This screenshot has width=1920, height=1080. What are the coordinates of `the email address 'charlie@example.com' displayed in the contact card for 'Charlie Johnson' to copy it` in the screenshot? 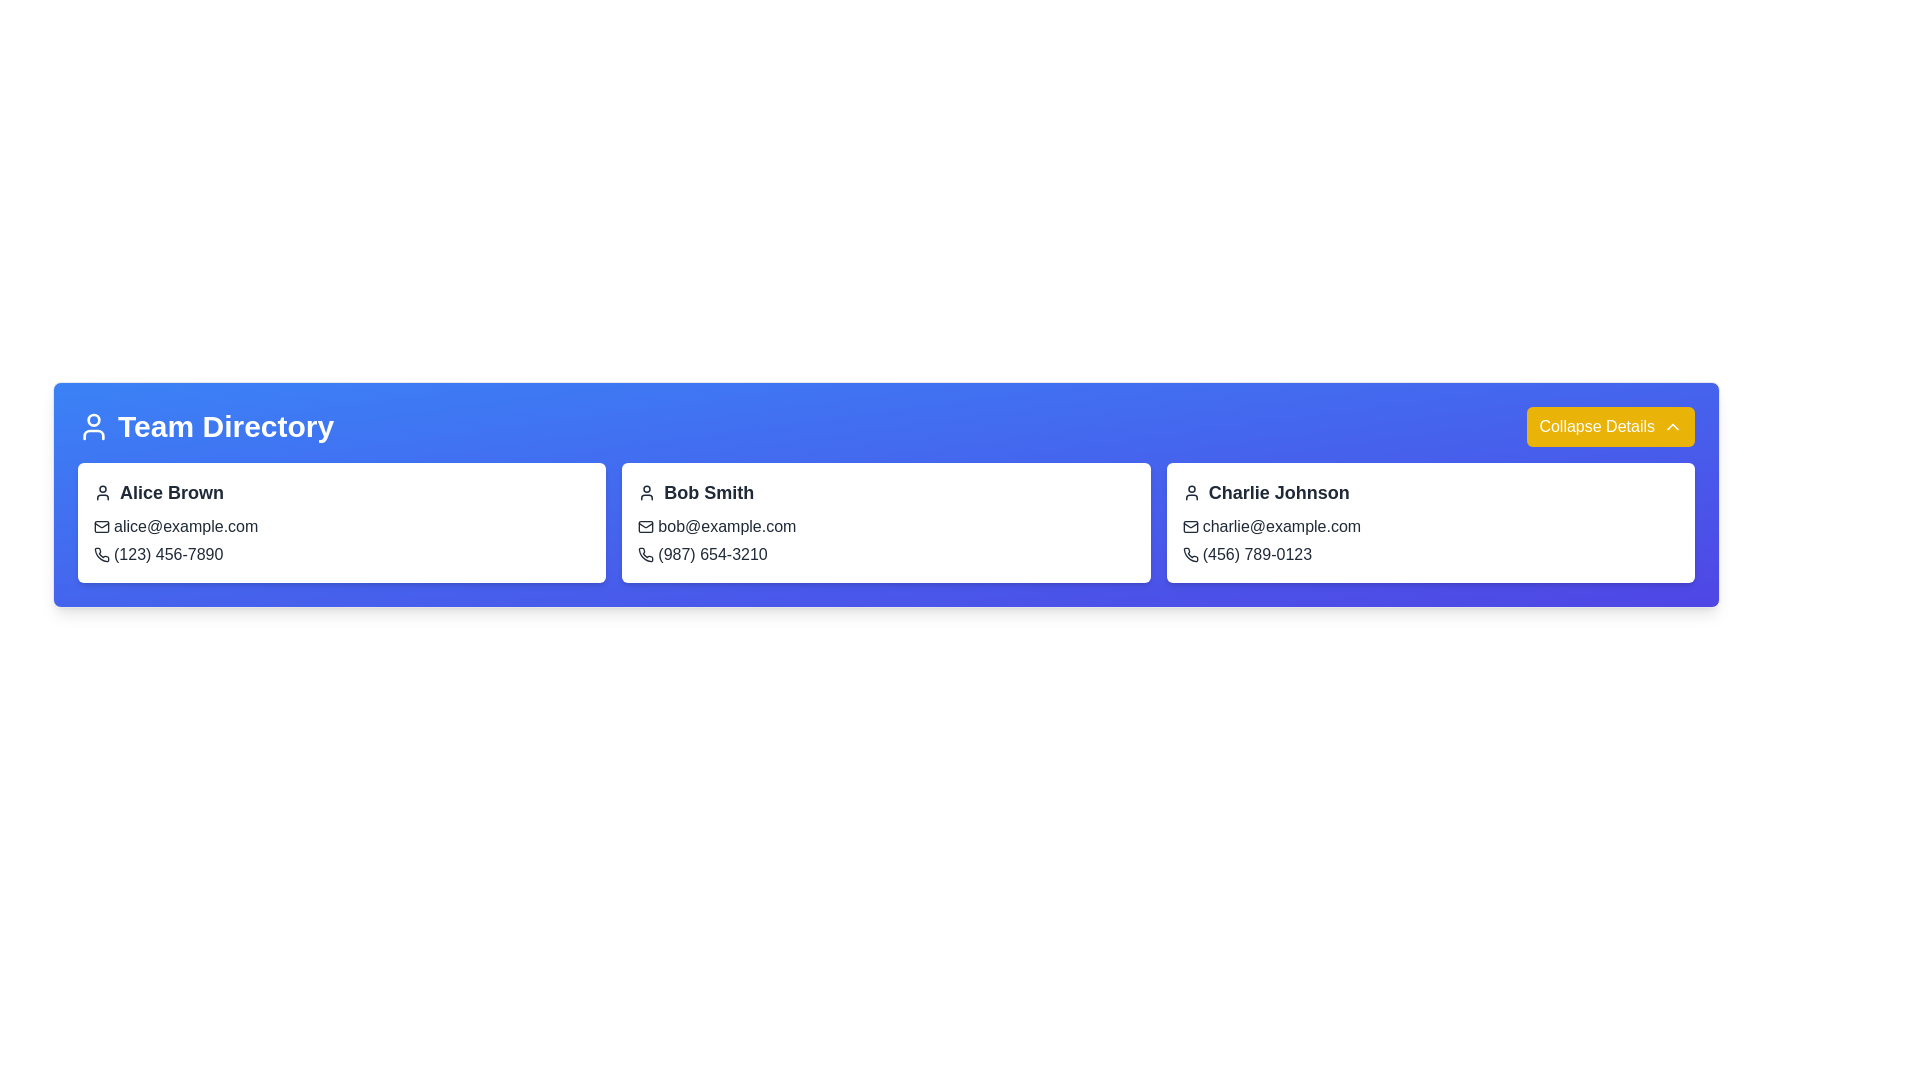 It's located at (1271, 526).